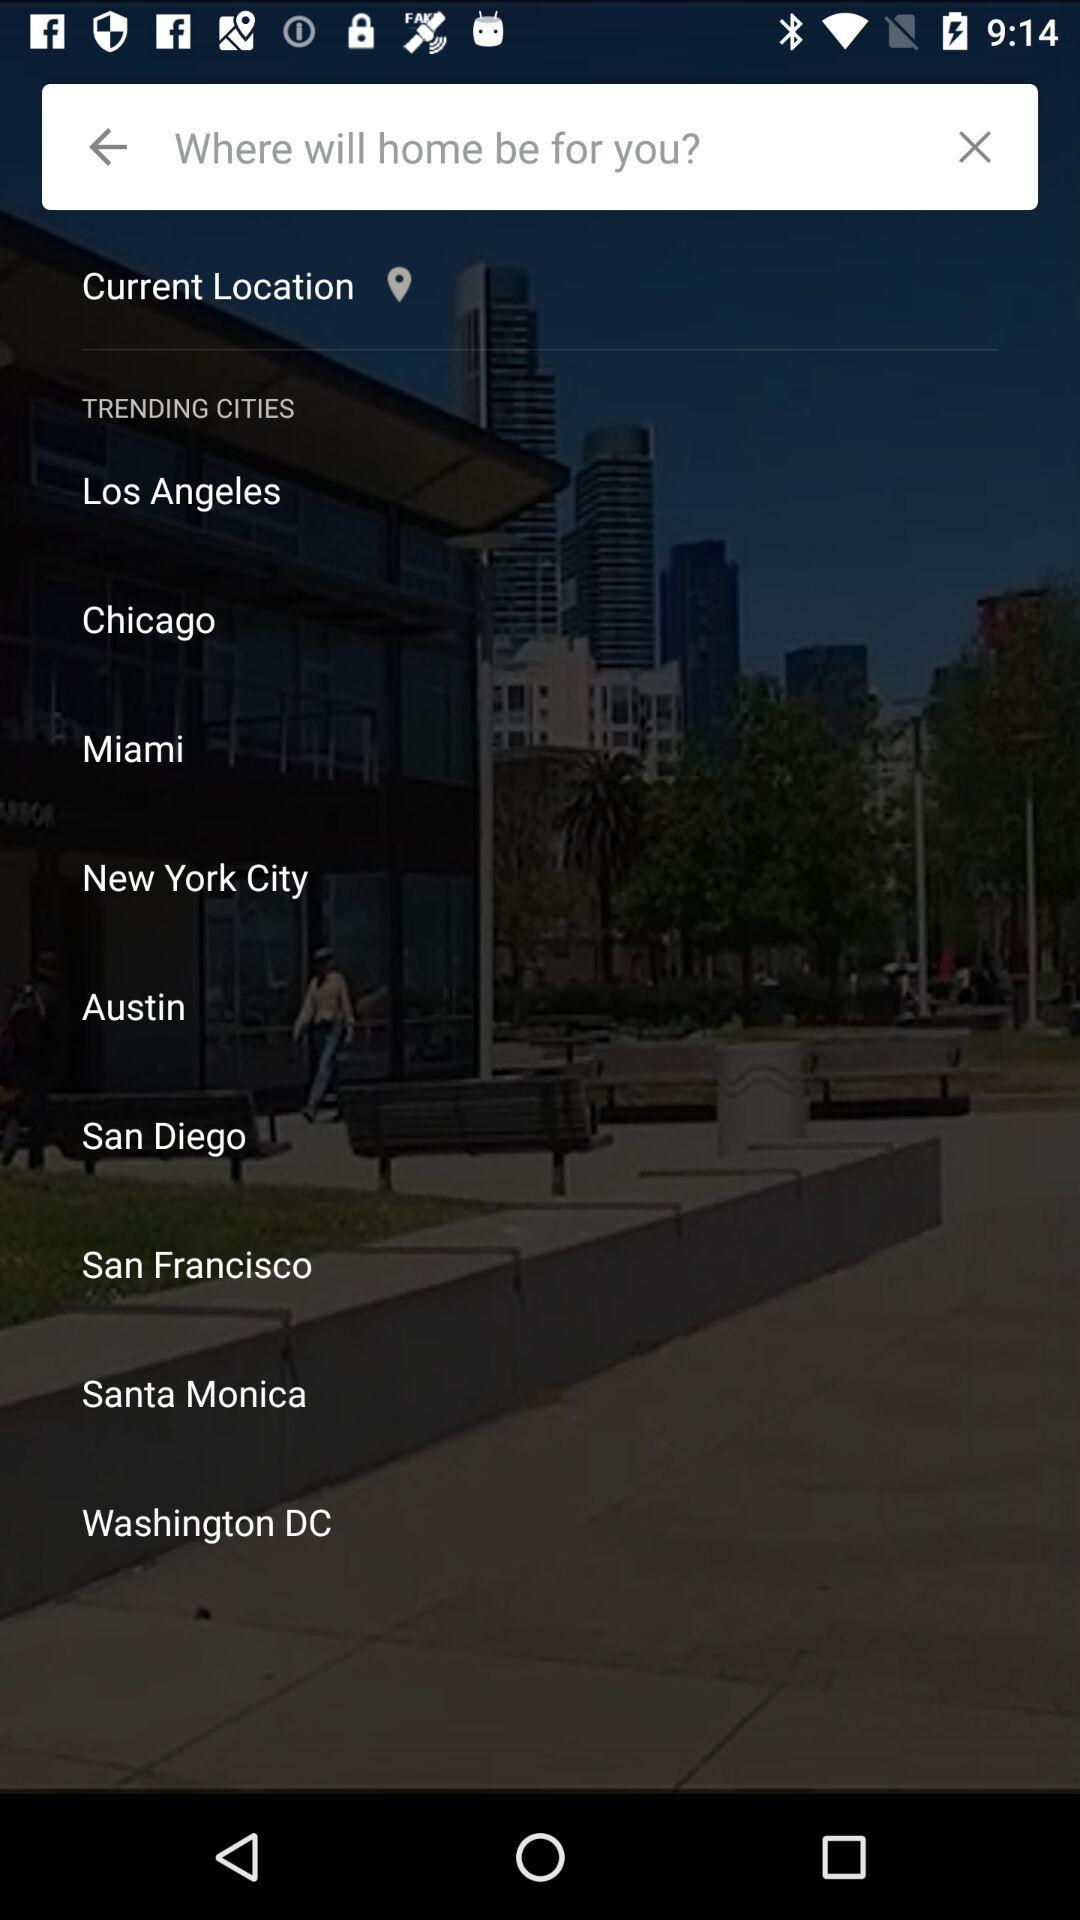 The width and height of the screenshot is (1080, 1920). Describe the element at coordinates (984, 146) in the screenshot. I see `box` at that location.